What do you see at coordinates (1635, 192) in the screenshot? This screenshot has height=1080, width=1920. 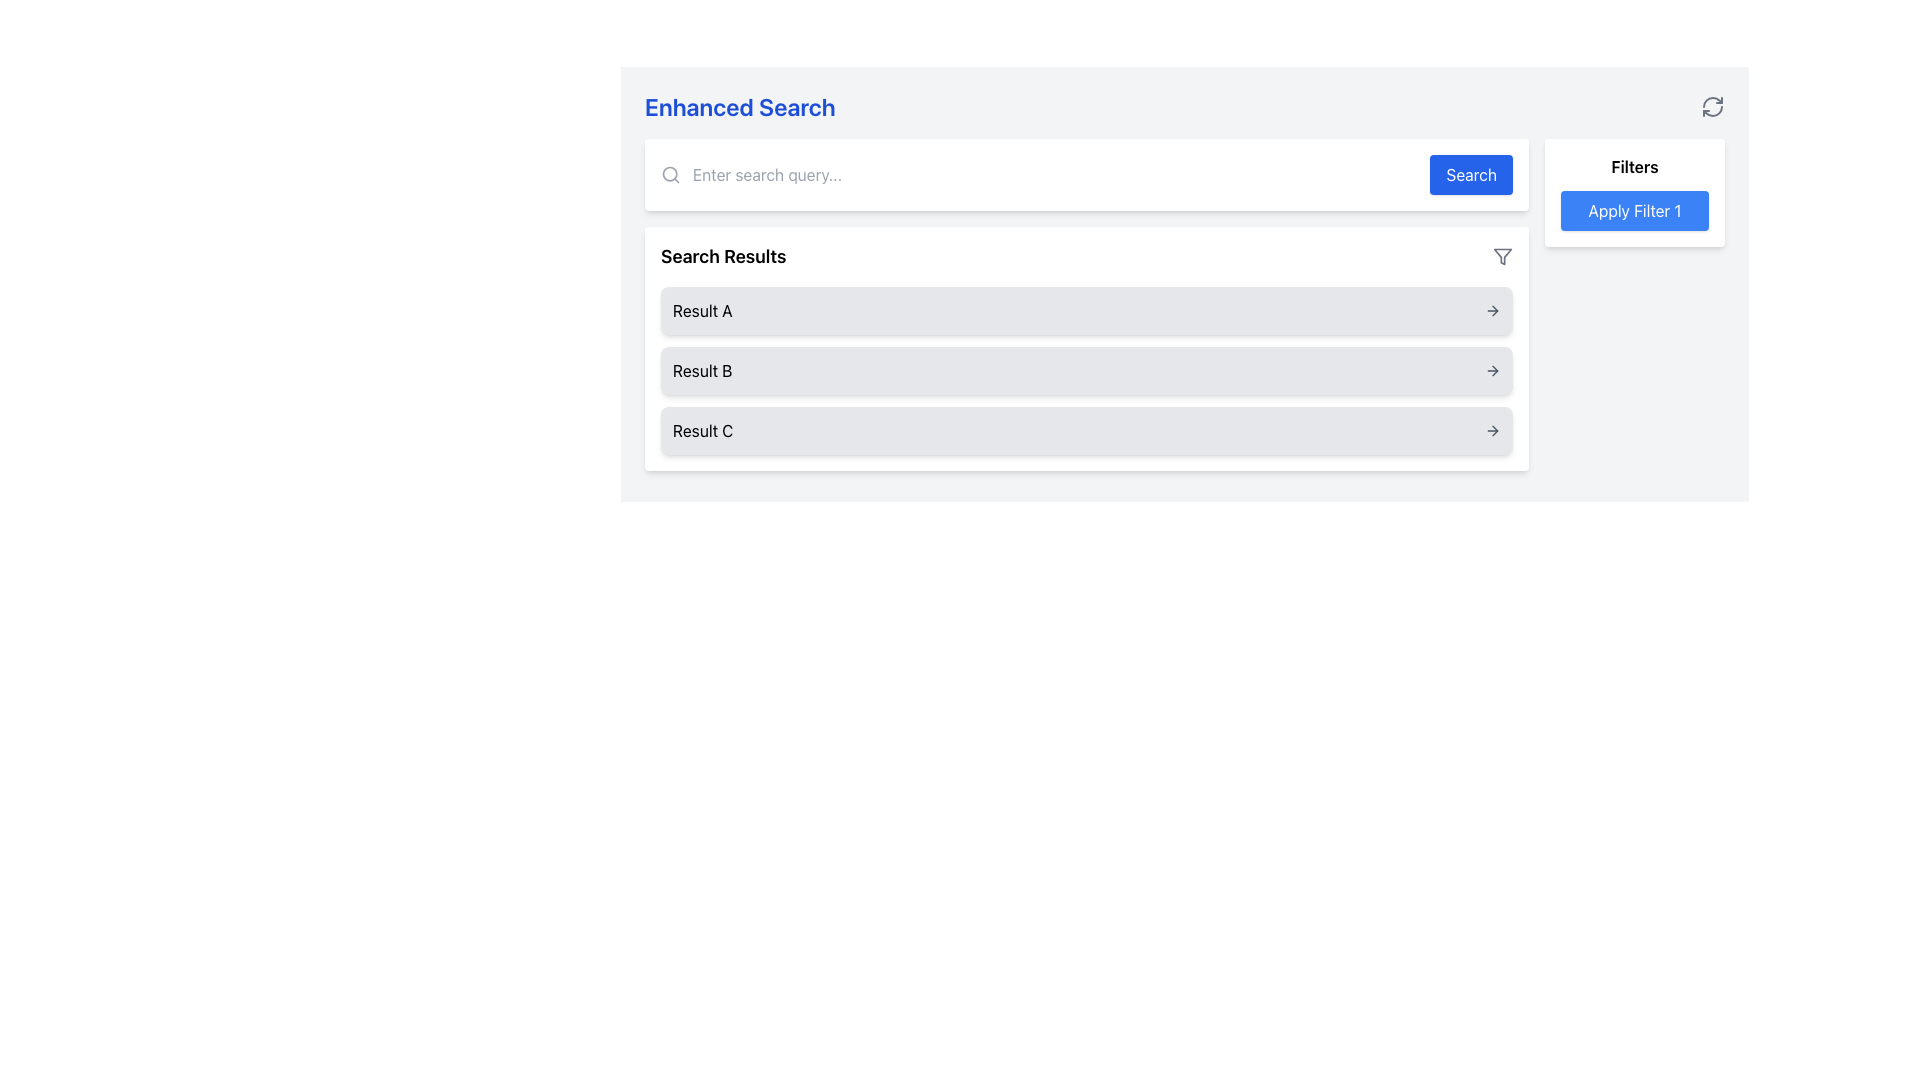 I see `the 'Apply Filter 1' button located below the 'Filters' header to apply the filter` at bounding box center [1635, 192].